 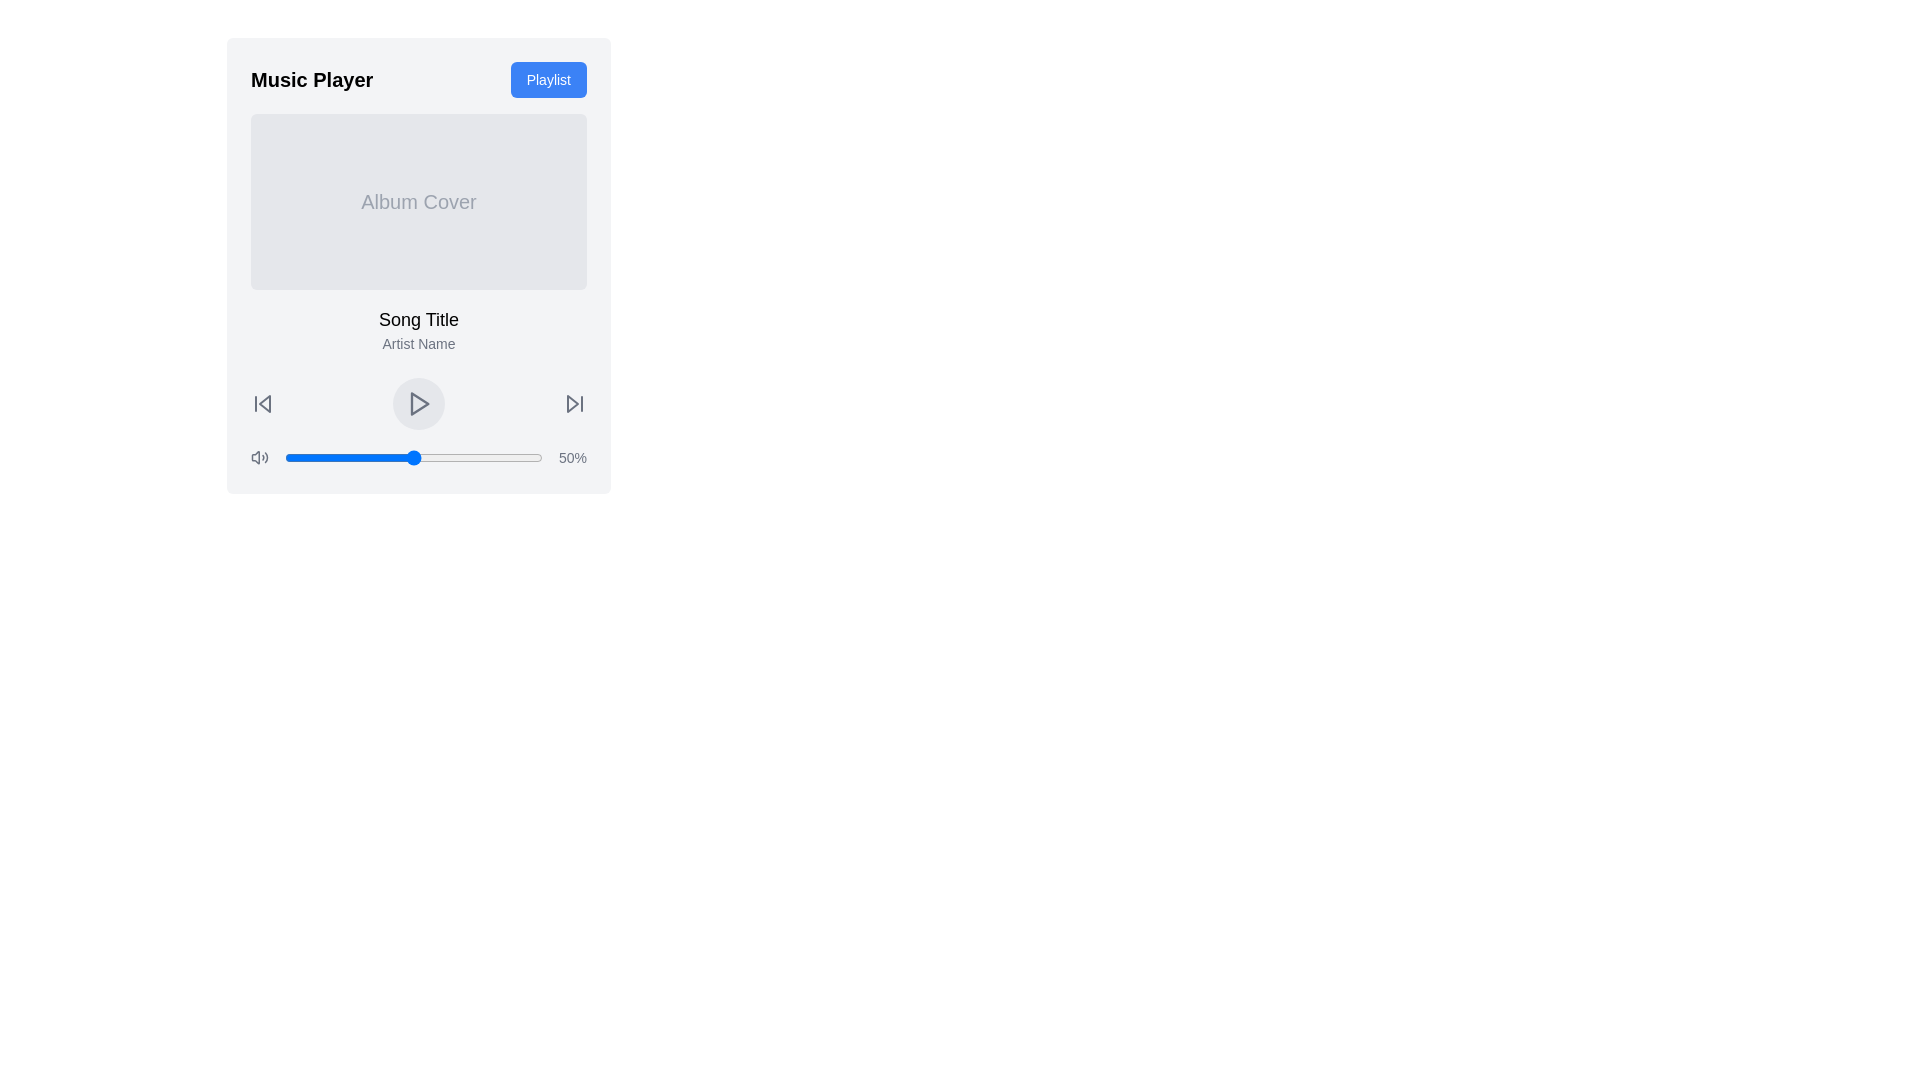 I want to click on the first graphical icon representing audio output settings, located on the leftmost side of the group of three icons, so click(x=254, y=458).